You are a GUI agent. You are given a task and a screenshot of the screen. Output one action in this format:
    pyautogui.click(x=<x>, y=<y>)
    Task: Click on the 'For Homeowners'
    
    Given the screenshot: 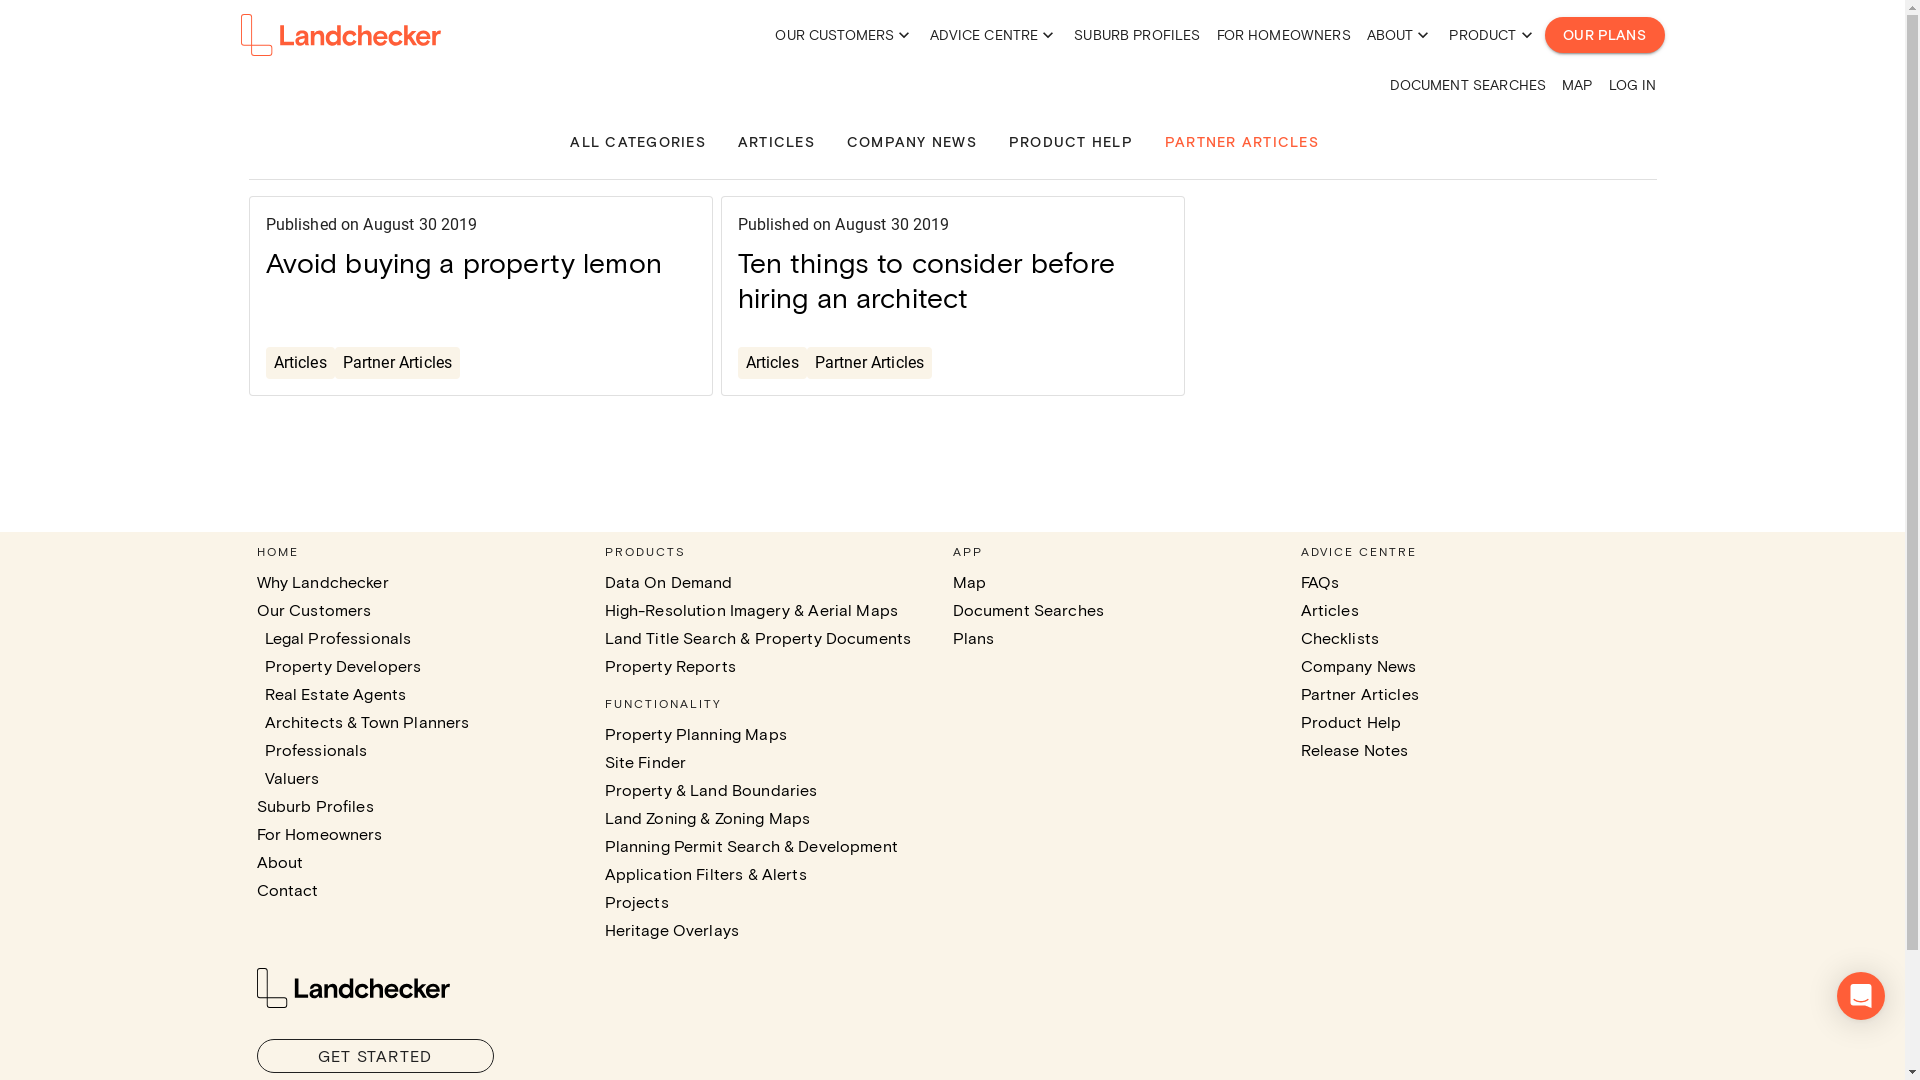 What is the action you would take?
    pyautogui.click(x=254, y=834)
    